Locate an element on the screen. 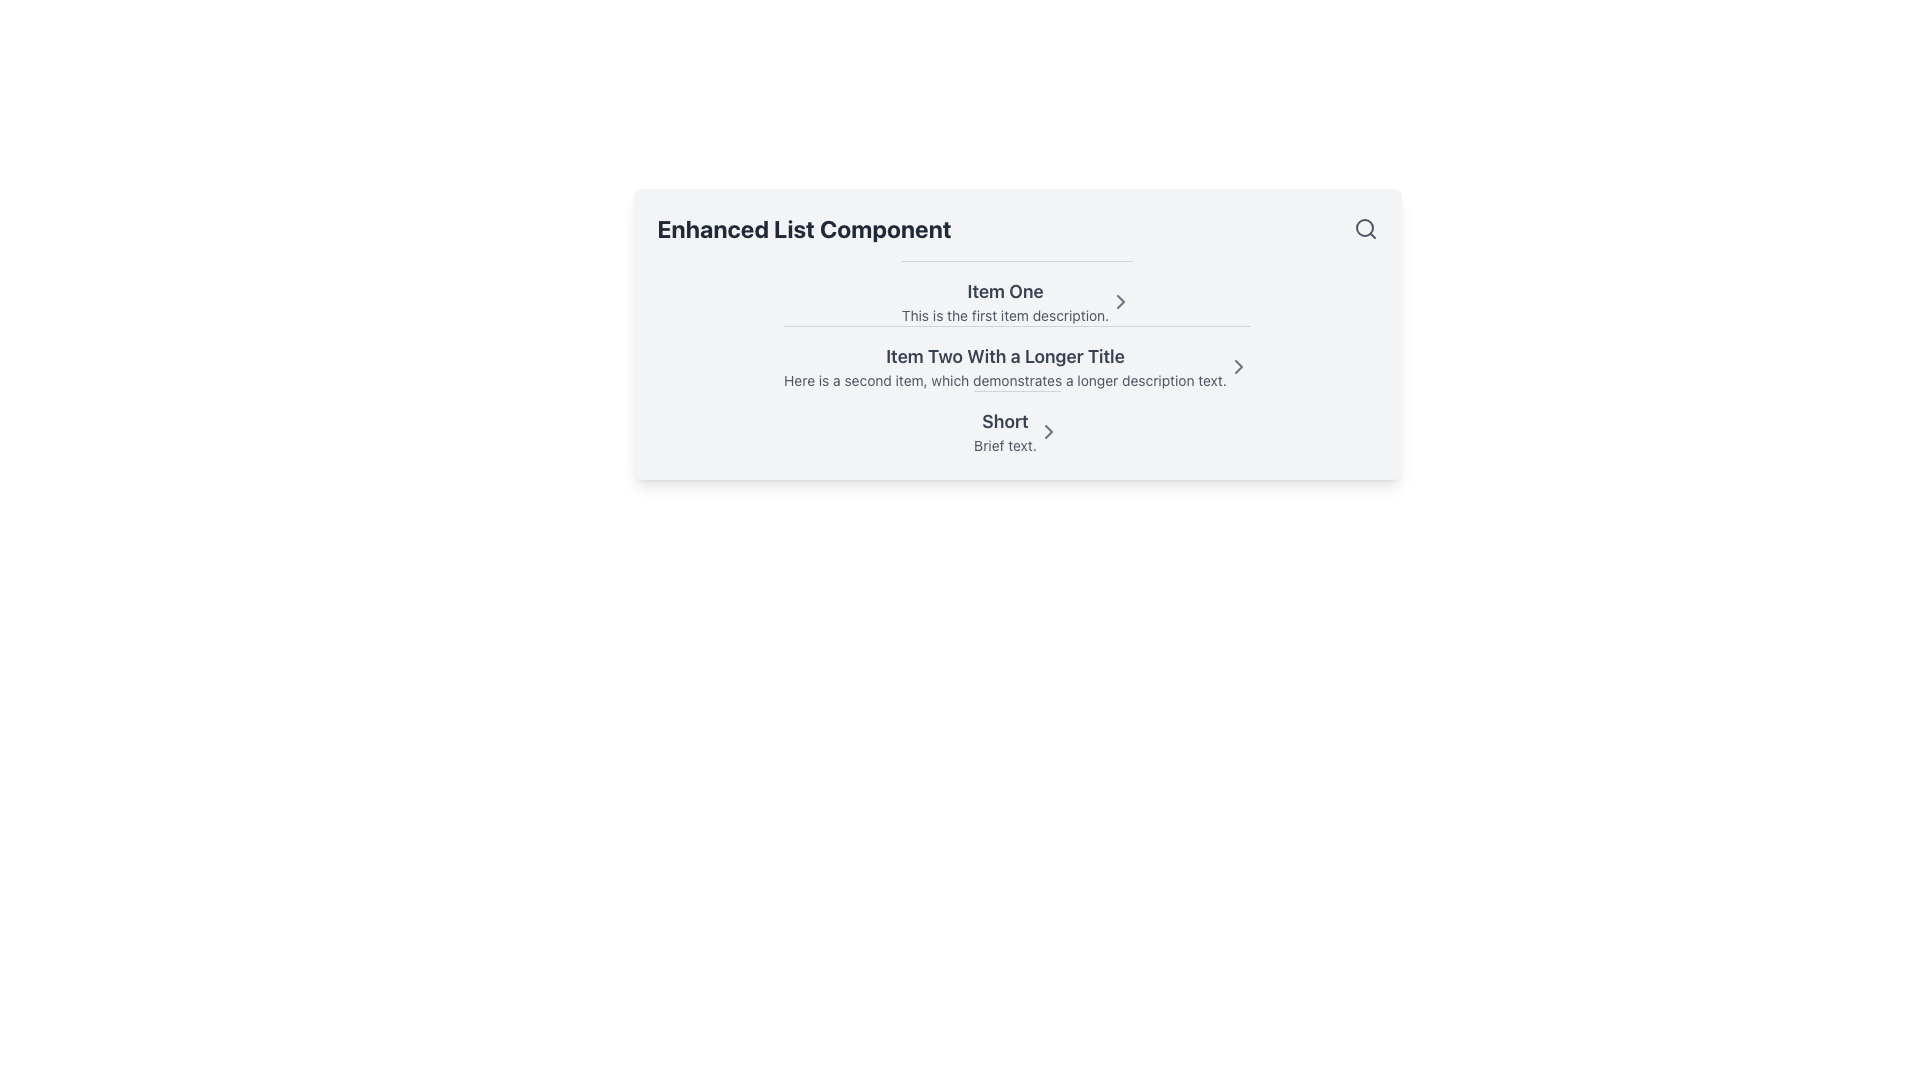 The height and width of the screenshot is (1080, 1920). the right-pointing chevron icon located next to the clickable title 'Item Two With a Longer Title', which is the right-most element of the second item in the list is located at coordinates (1237, 366).